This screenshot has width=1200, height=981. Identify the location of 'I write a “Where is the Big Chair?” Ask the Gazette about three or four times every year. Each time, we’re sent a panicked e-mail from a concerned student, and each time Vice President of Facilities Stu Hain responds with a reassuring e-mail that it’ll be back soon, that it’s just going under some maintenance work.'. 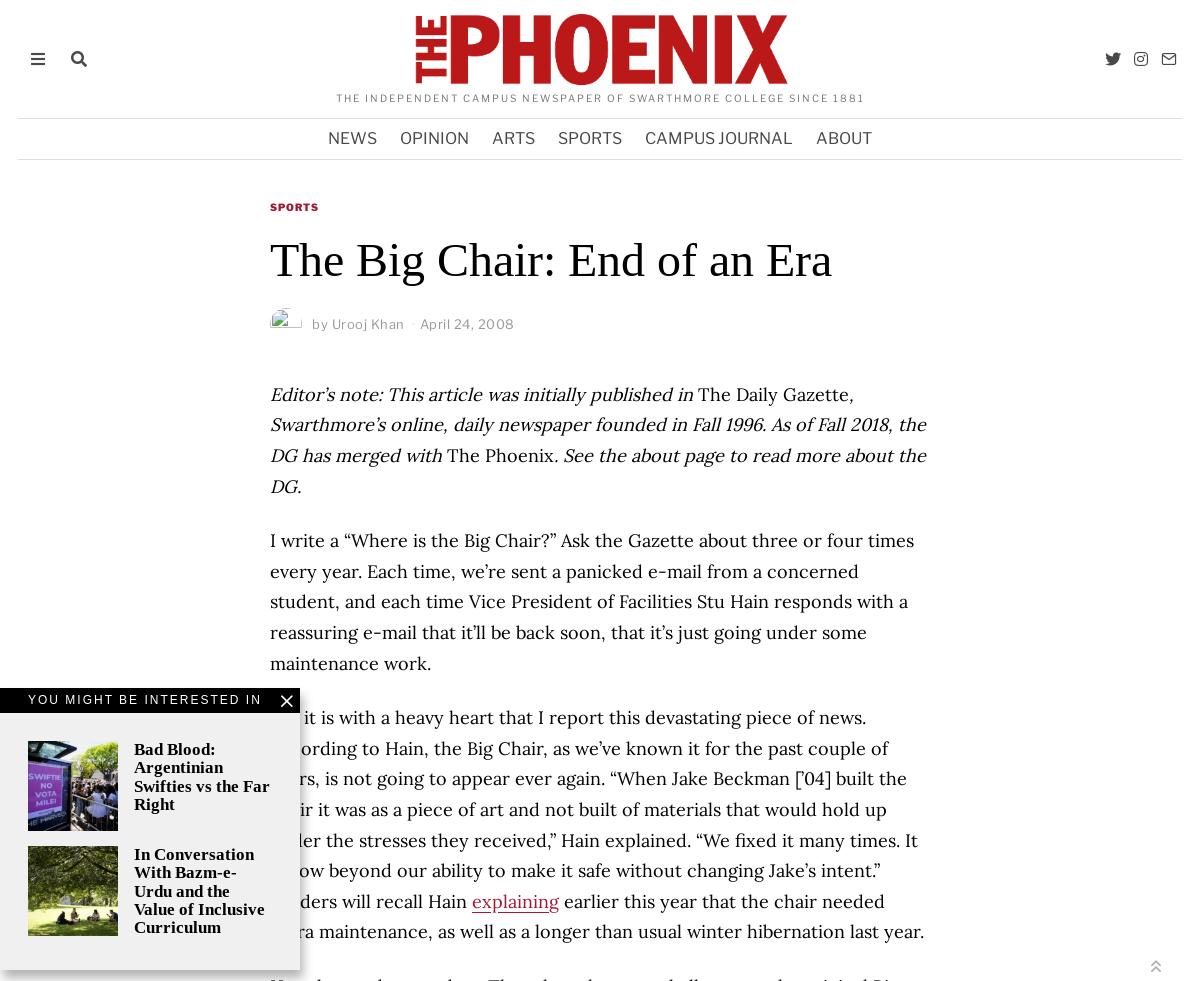
(269, 601).